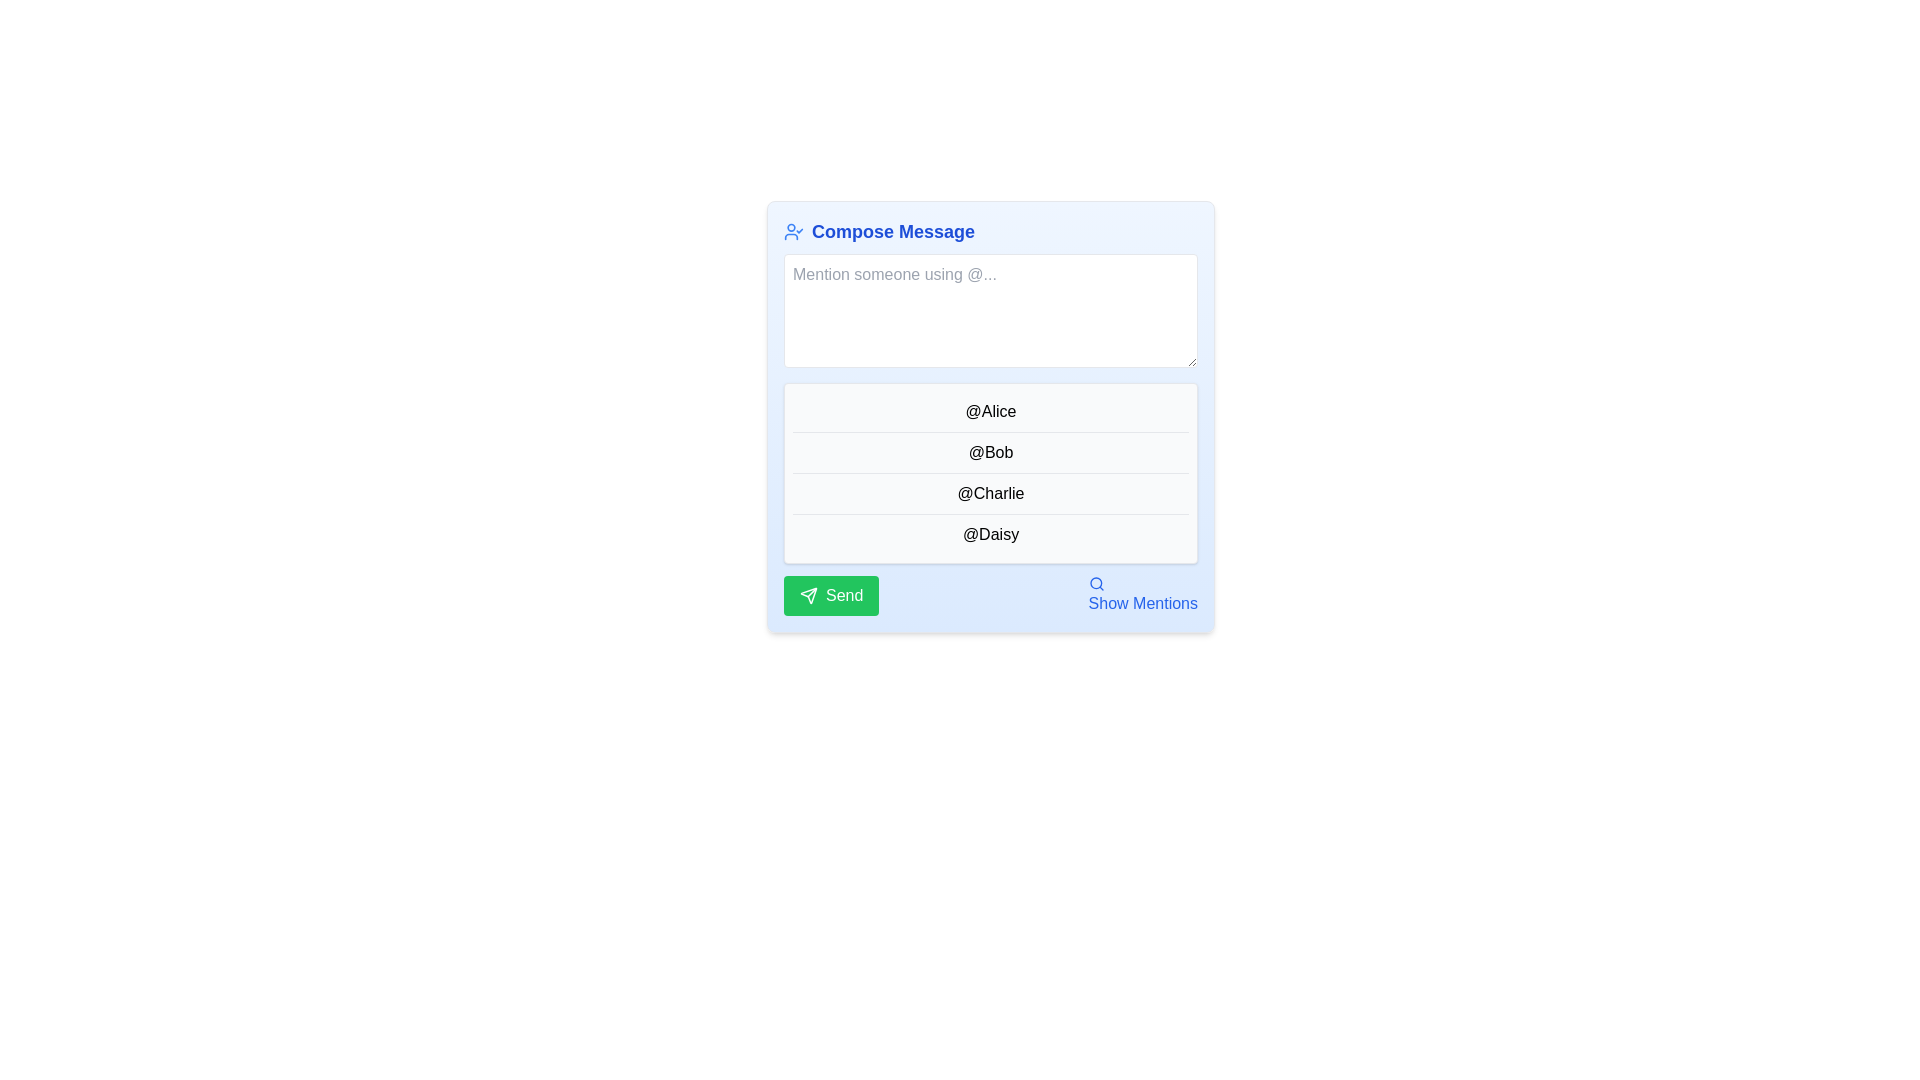 The image size is (1920, 1080). What do you see at coordinates (990, 533) in the screenshot?
I see `the last item in the vertical list displaying the text '@Daisy'` at bounding box center [990, 533].